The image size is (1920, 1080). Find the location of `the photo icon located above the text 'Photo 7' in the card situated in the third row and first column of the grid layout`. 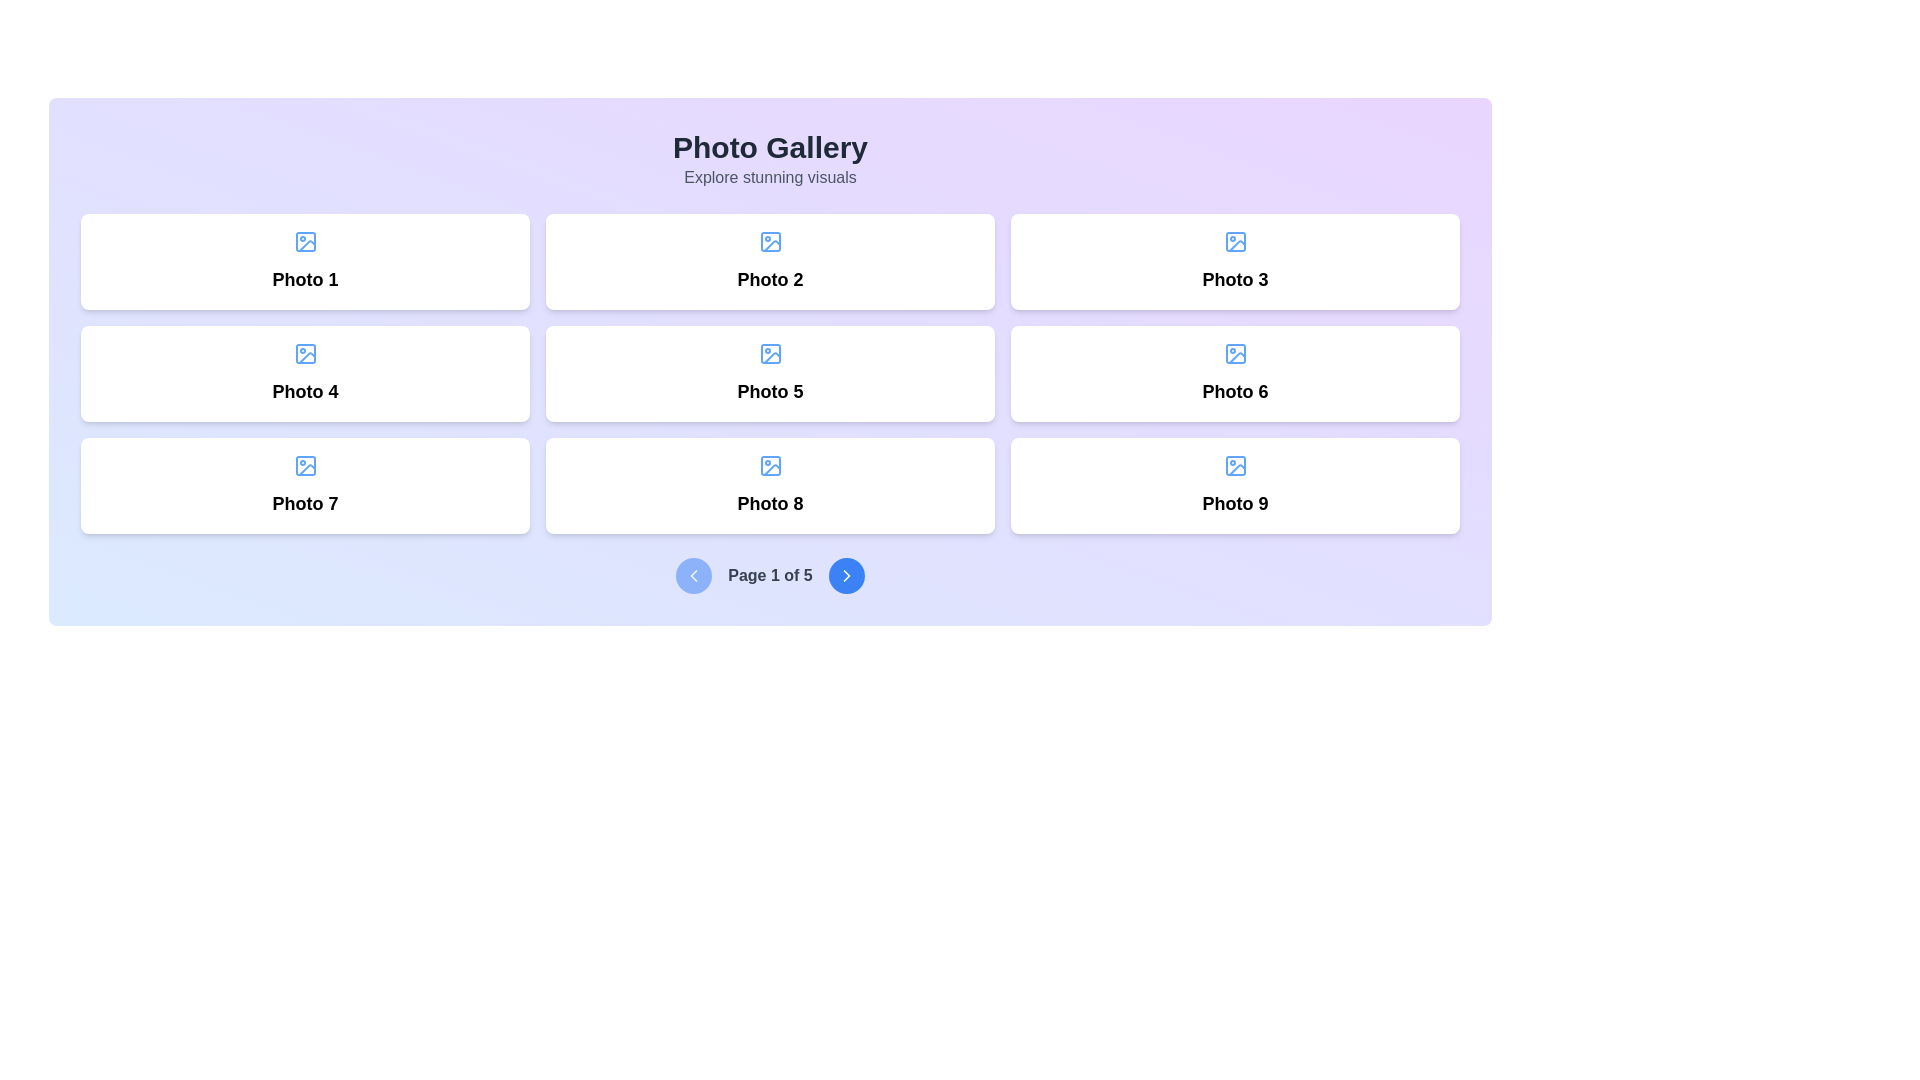

the photo icon located above the text 'Photo 7' in the card situated in the third row and first column of the grid layout is located at coordinates (304, 466).